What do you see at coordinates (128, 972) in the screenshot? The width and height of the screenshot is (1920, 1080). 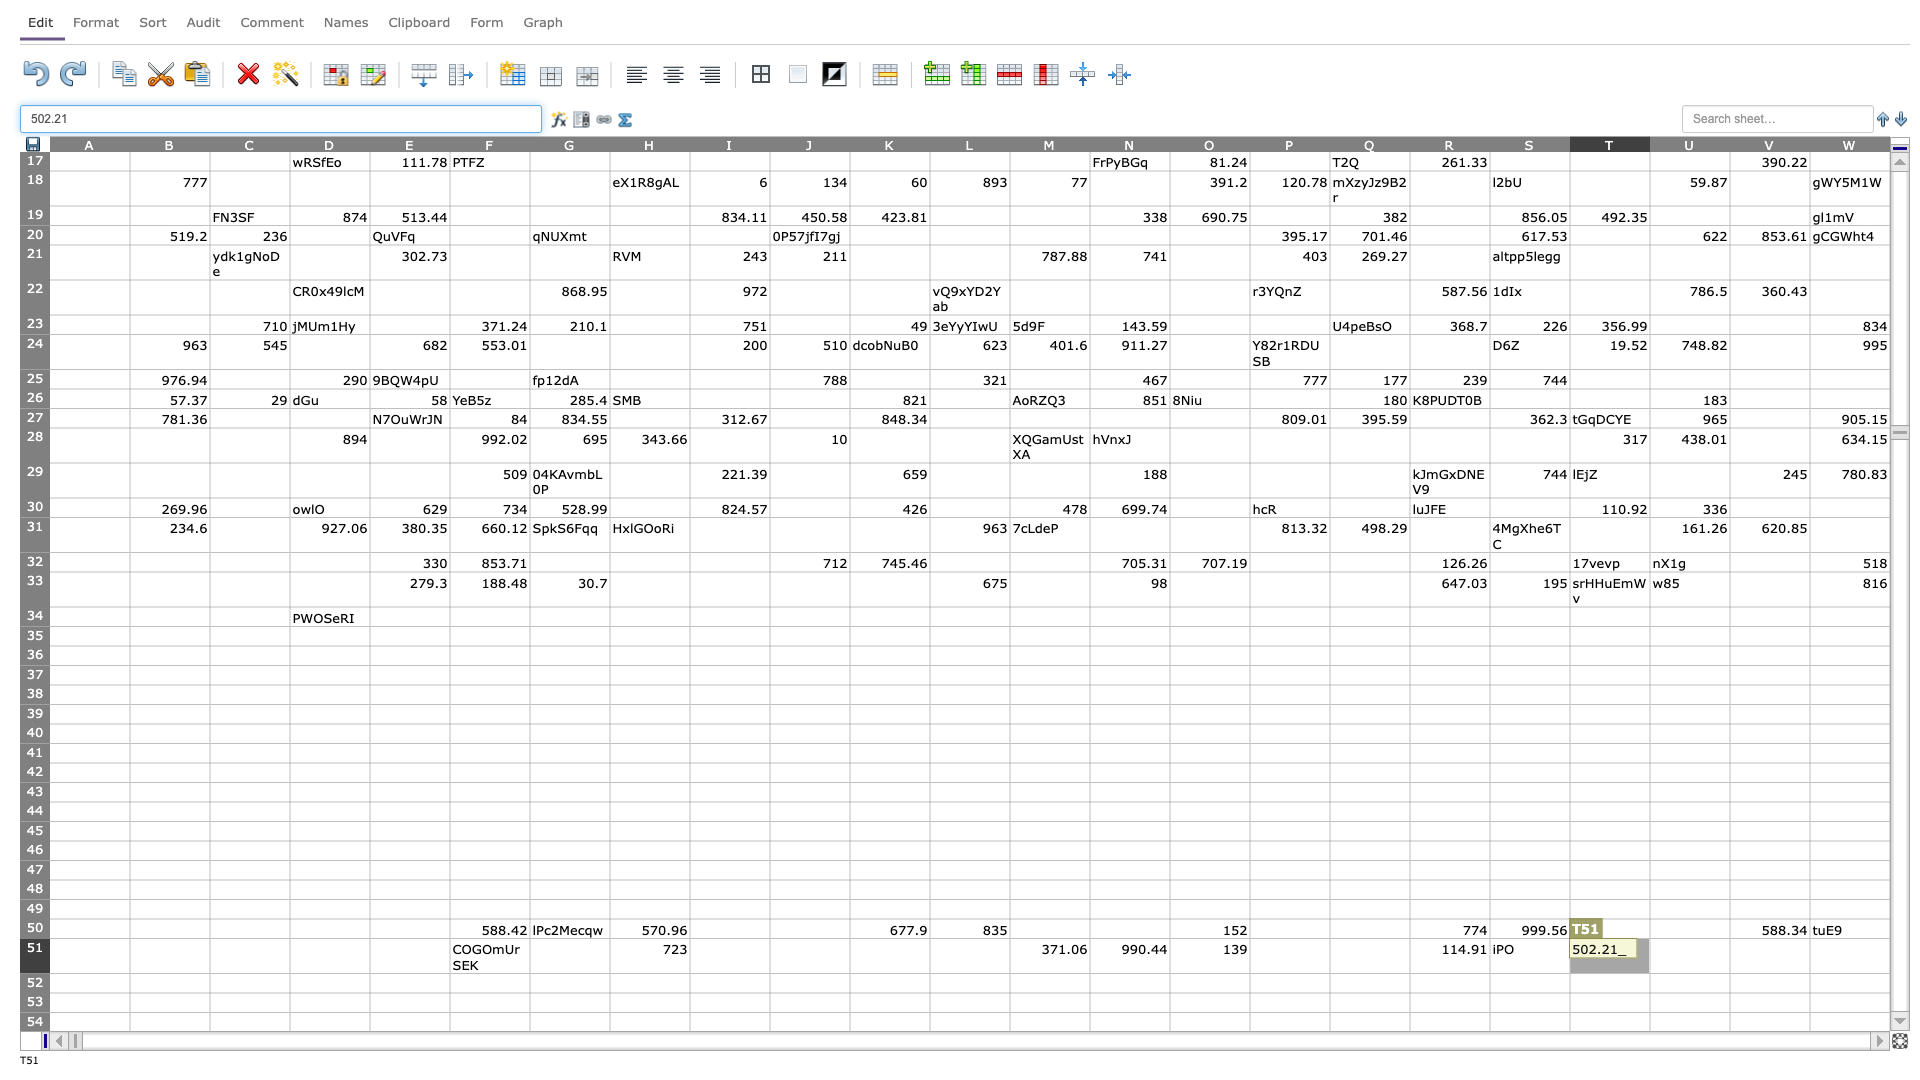 I see `top left corner of B52` at bounding box center [128, 972].